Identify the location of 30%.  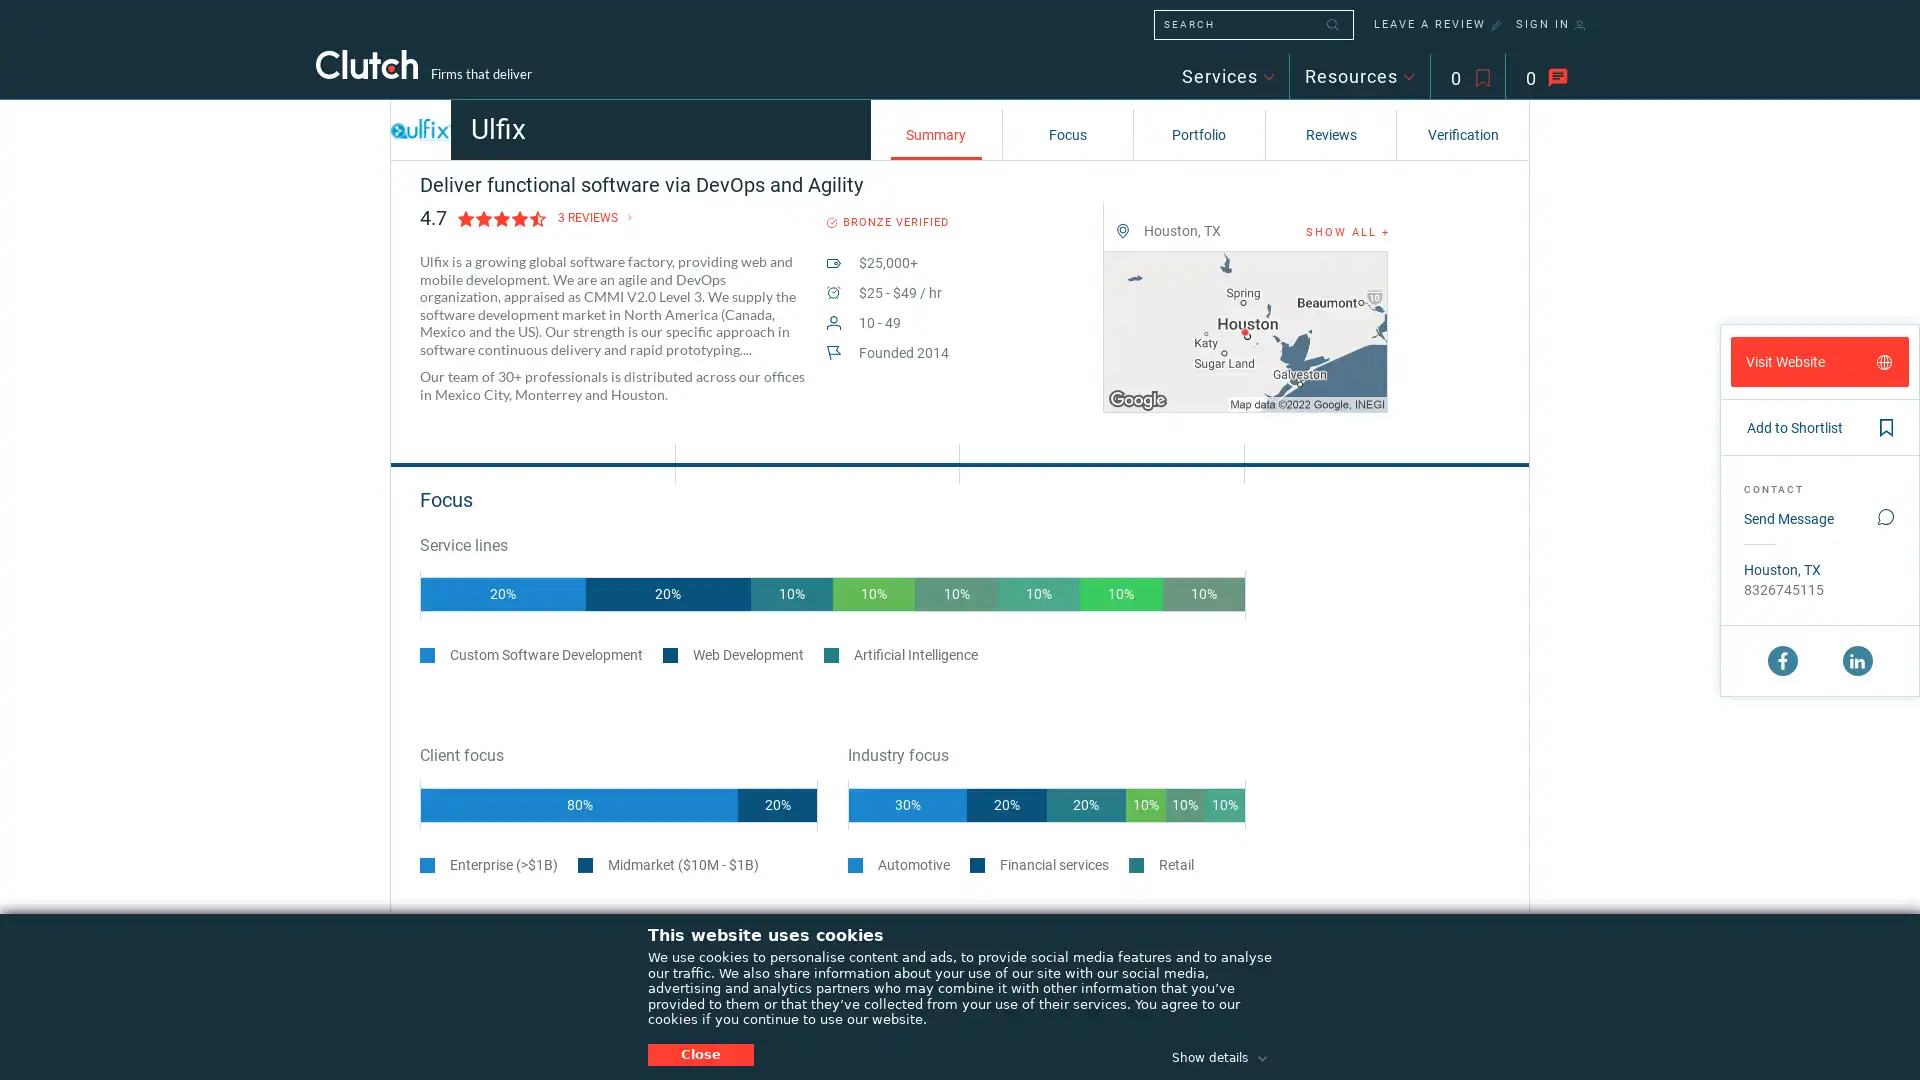
(906, 803).